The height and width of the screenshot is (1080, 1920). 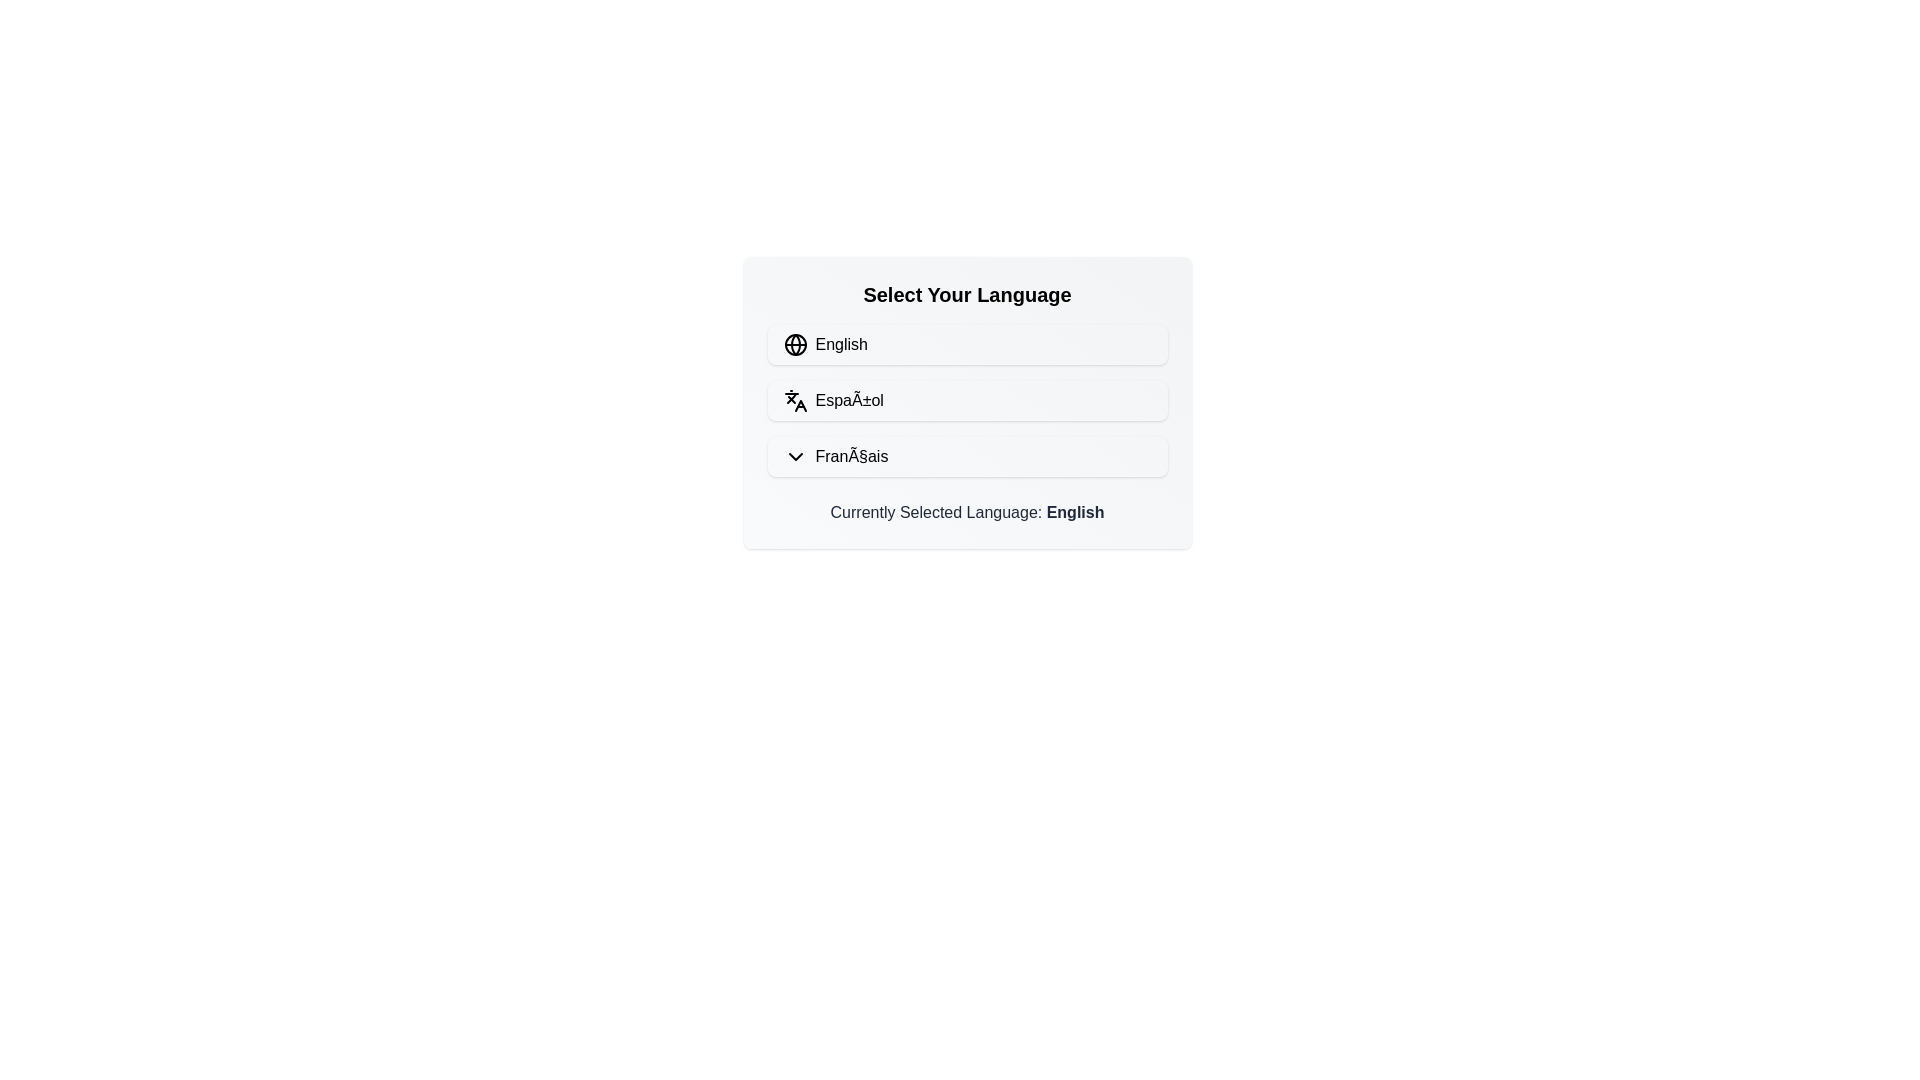 I want to click on the 'Español' selectable list item, which is the second choice in the language selection list, so click(x=967, y=402).